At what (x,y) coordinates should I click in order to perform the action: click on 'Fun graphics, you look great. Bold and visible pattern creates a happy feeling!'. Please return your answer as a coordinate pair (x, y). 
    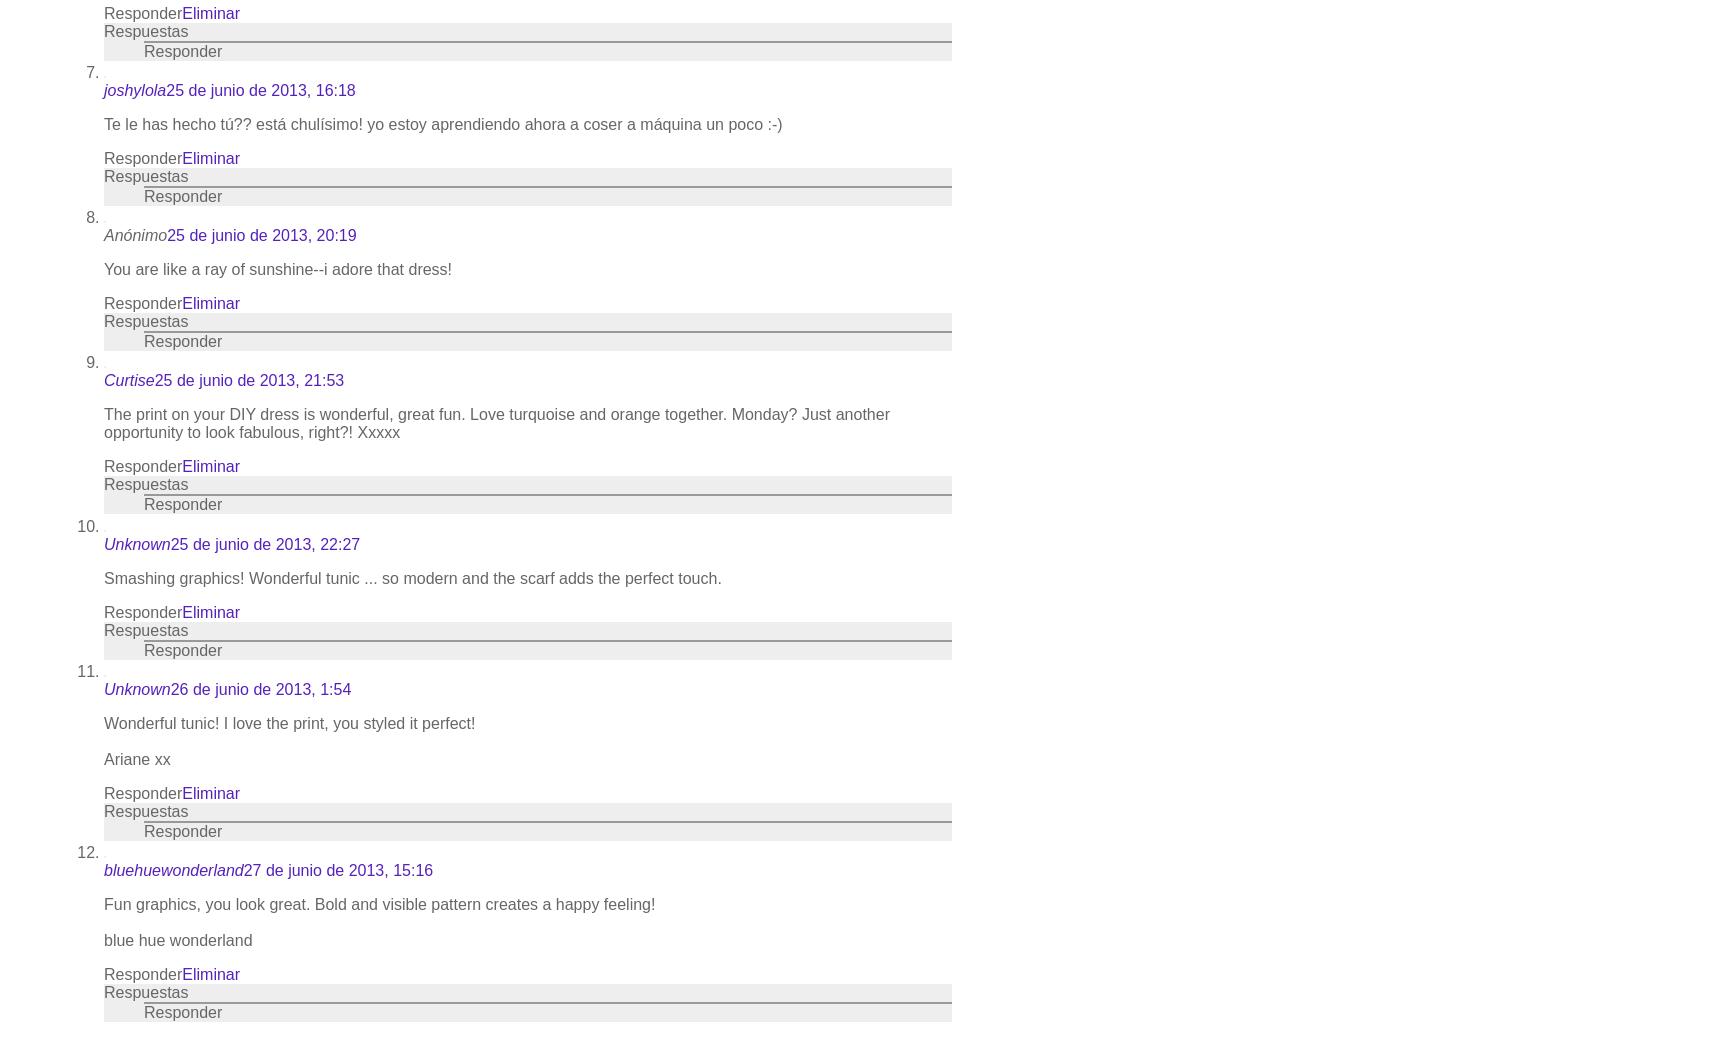
    Looking at the image, I should click on (378, 903).